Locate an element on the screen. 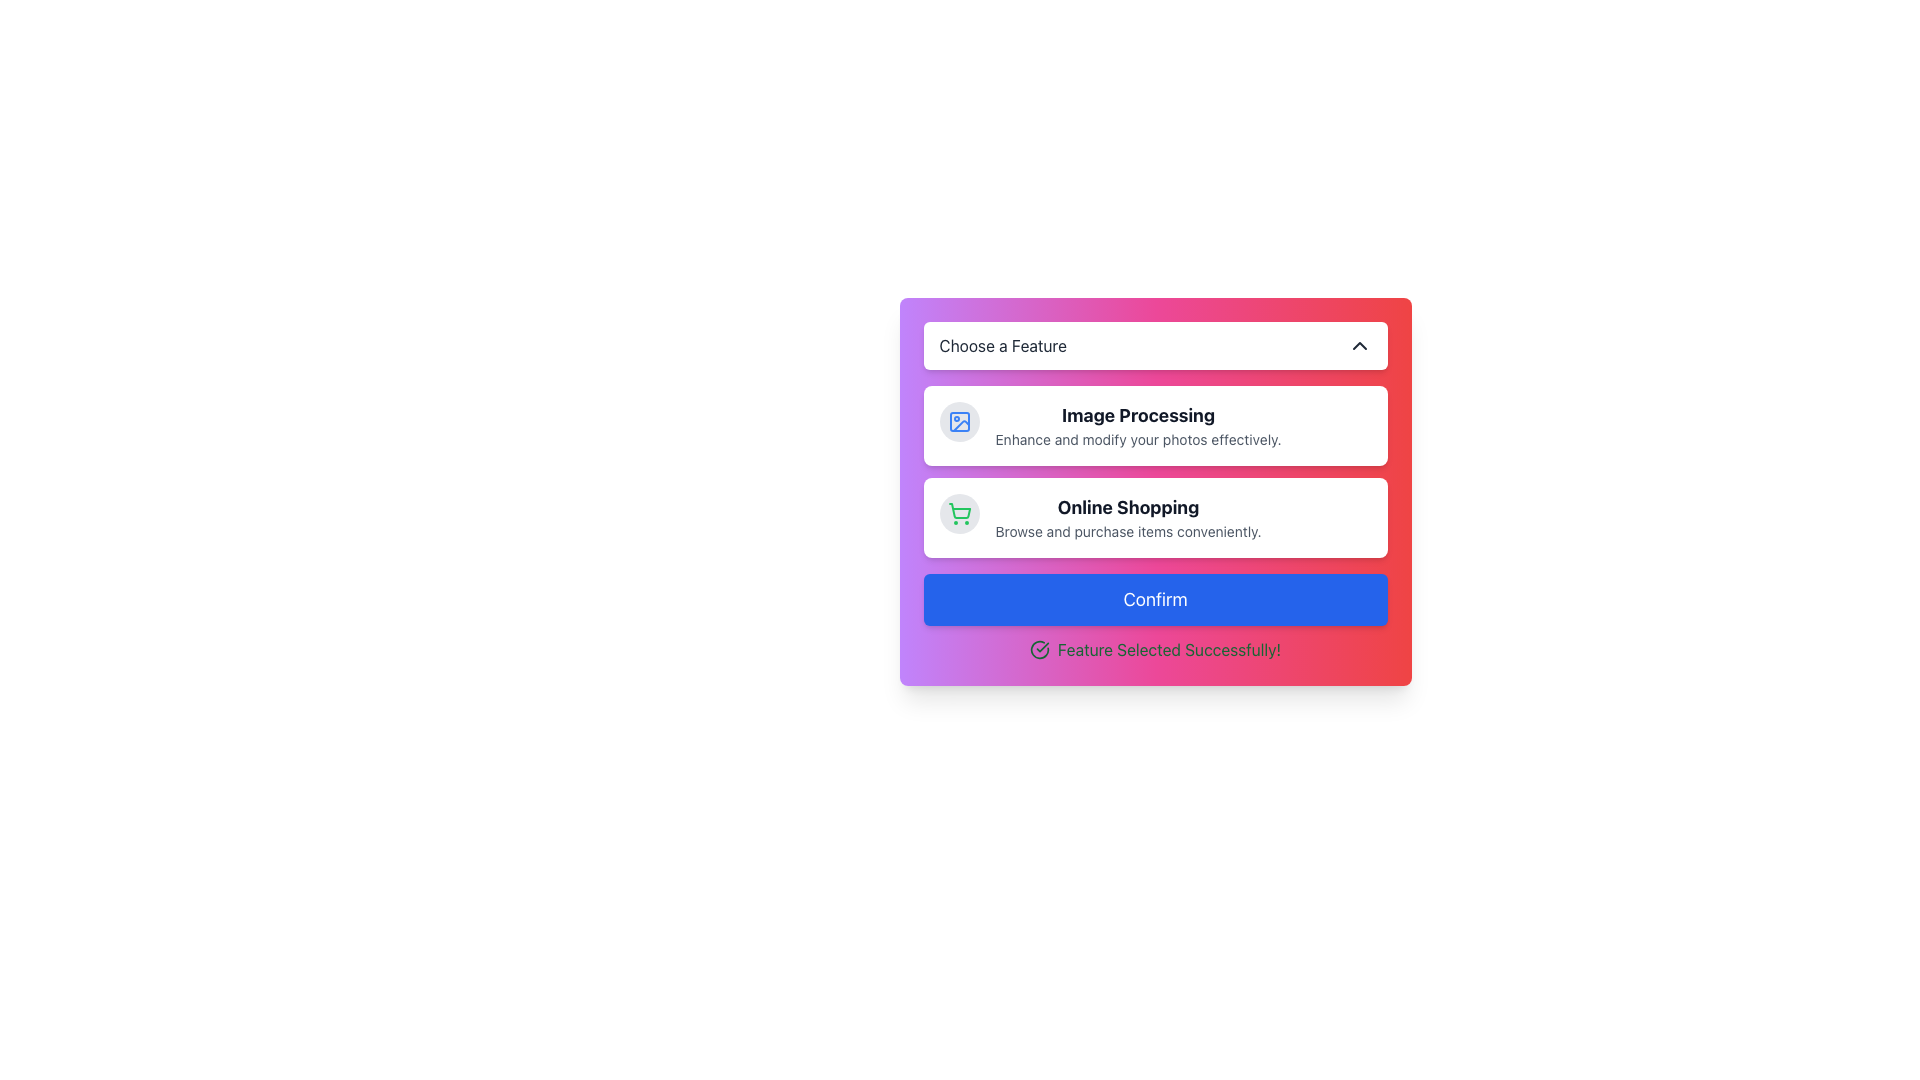 The width and height of the screenshot is (1920, 1080). the text label that serves as the title for the 'Image Processing' feature, located above the text 'Enhance and modify your photos effectively' is located at coordinates (1138, 415).